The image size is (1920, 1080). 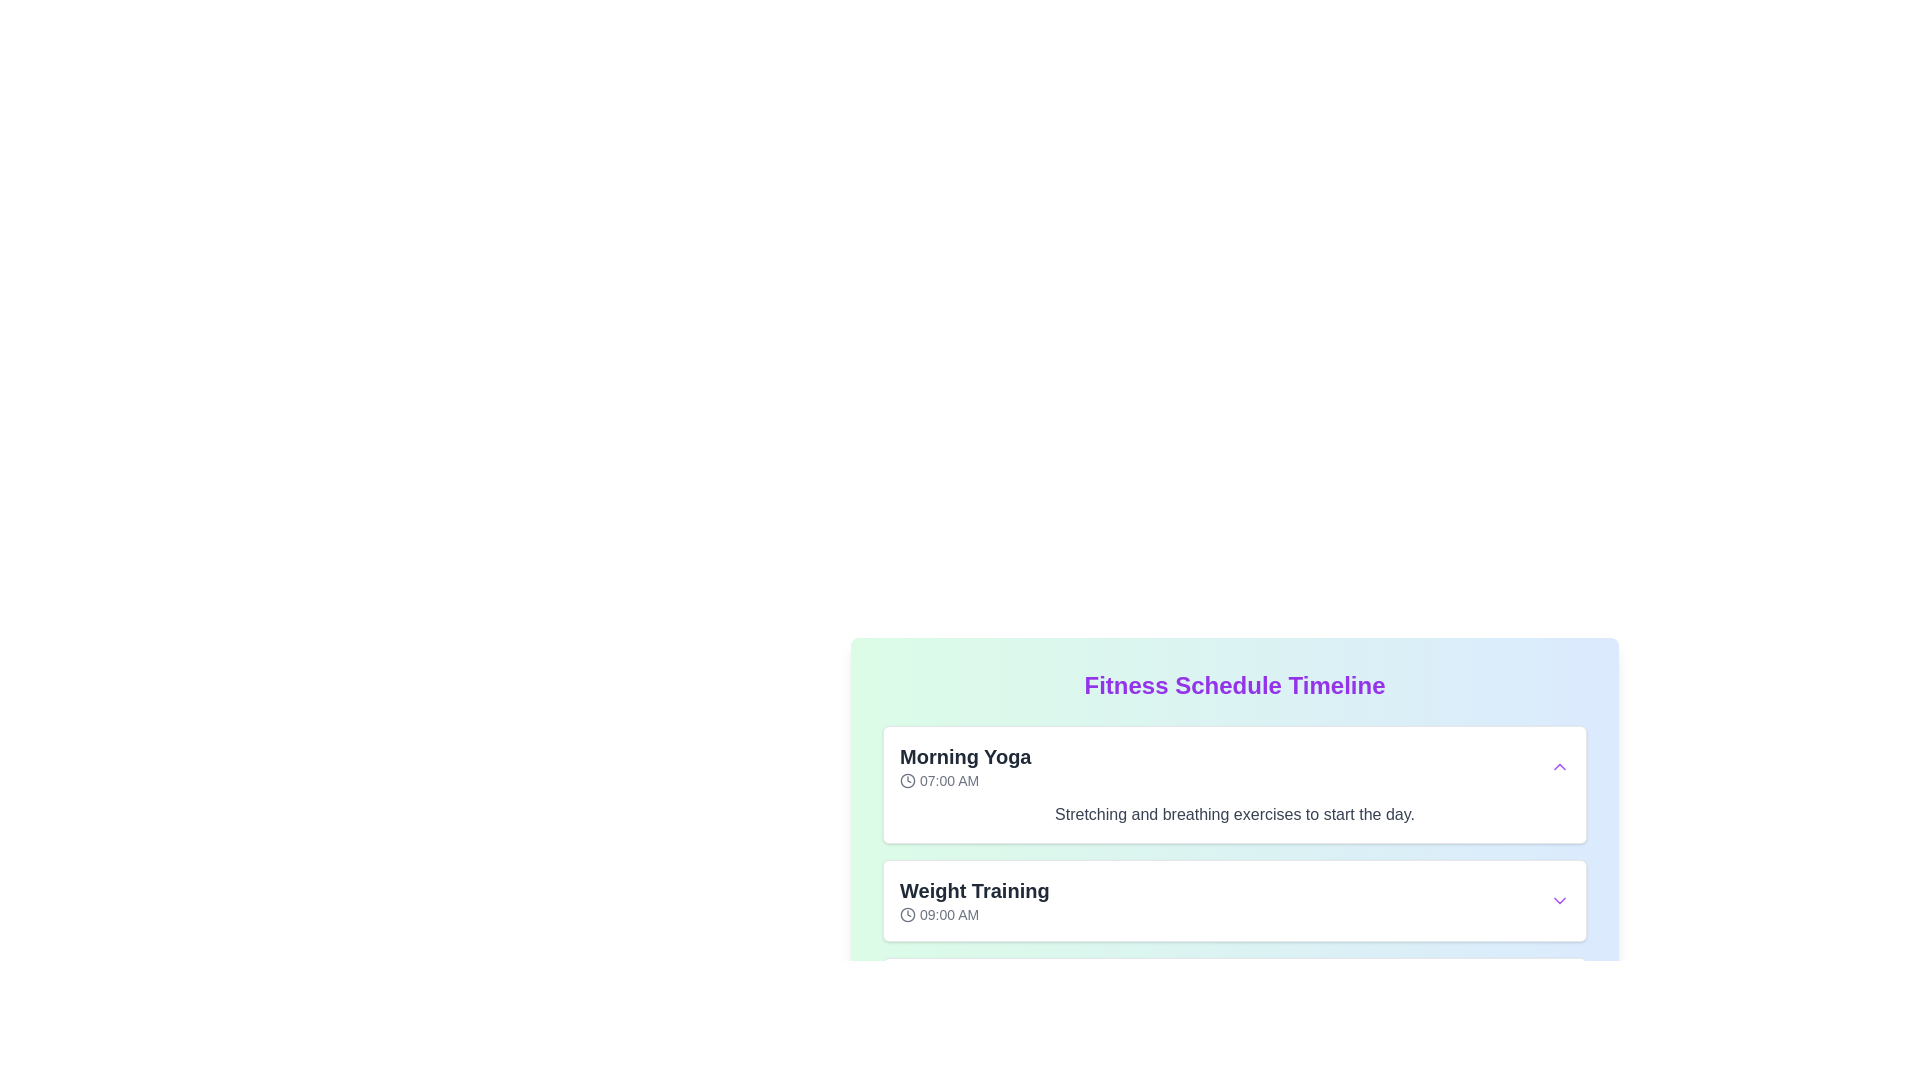 What do you see at coordinates (965, 779) in the screenshot?
I see `the time label '07:00 AM' with a clock icon, which is part of the 'Morning Yoga' block located below its title` at bounding box center [965, 779].